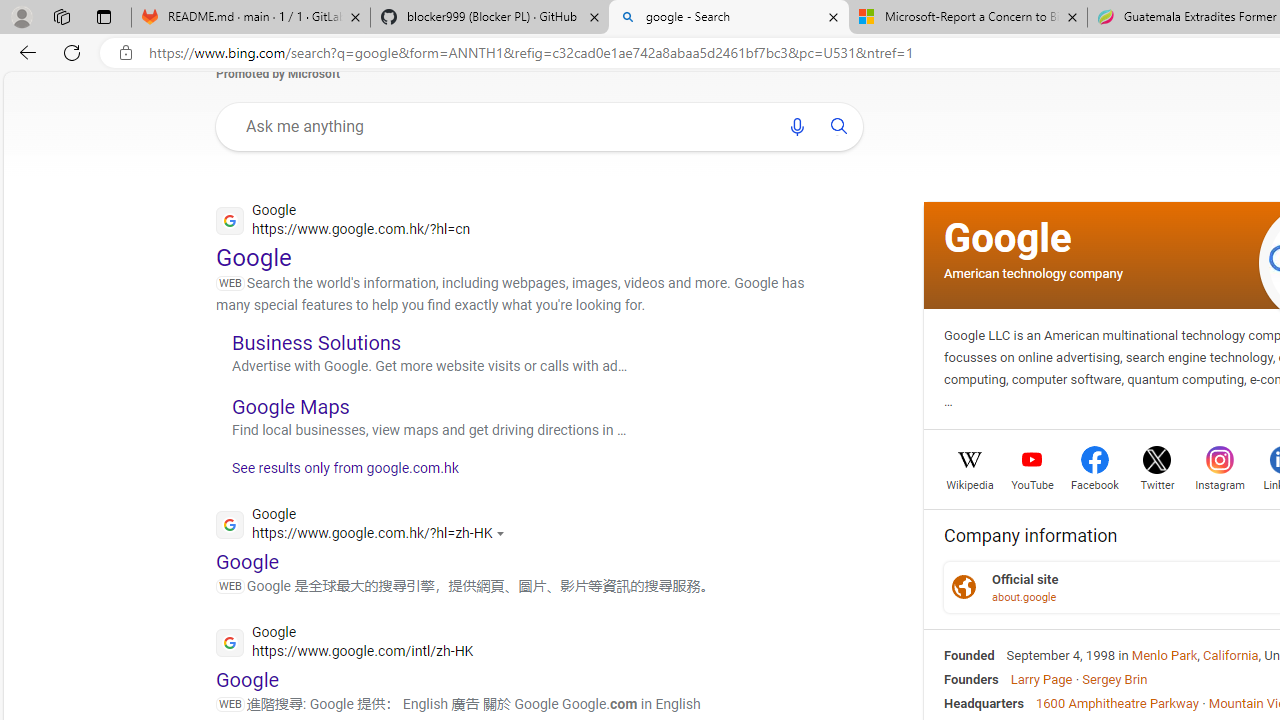 This screenshot has height=720, width=1280. Describe the element at coordinates (1040, 677) in the screenshot. I see `'Larry Page'` at that location.